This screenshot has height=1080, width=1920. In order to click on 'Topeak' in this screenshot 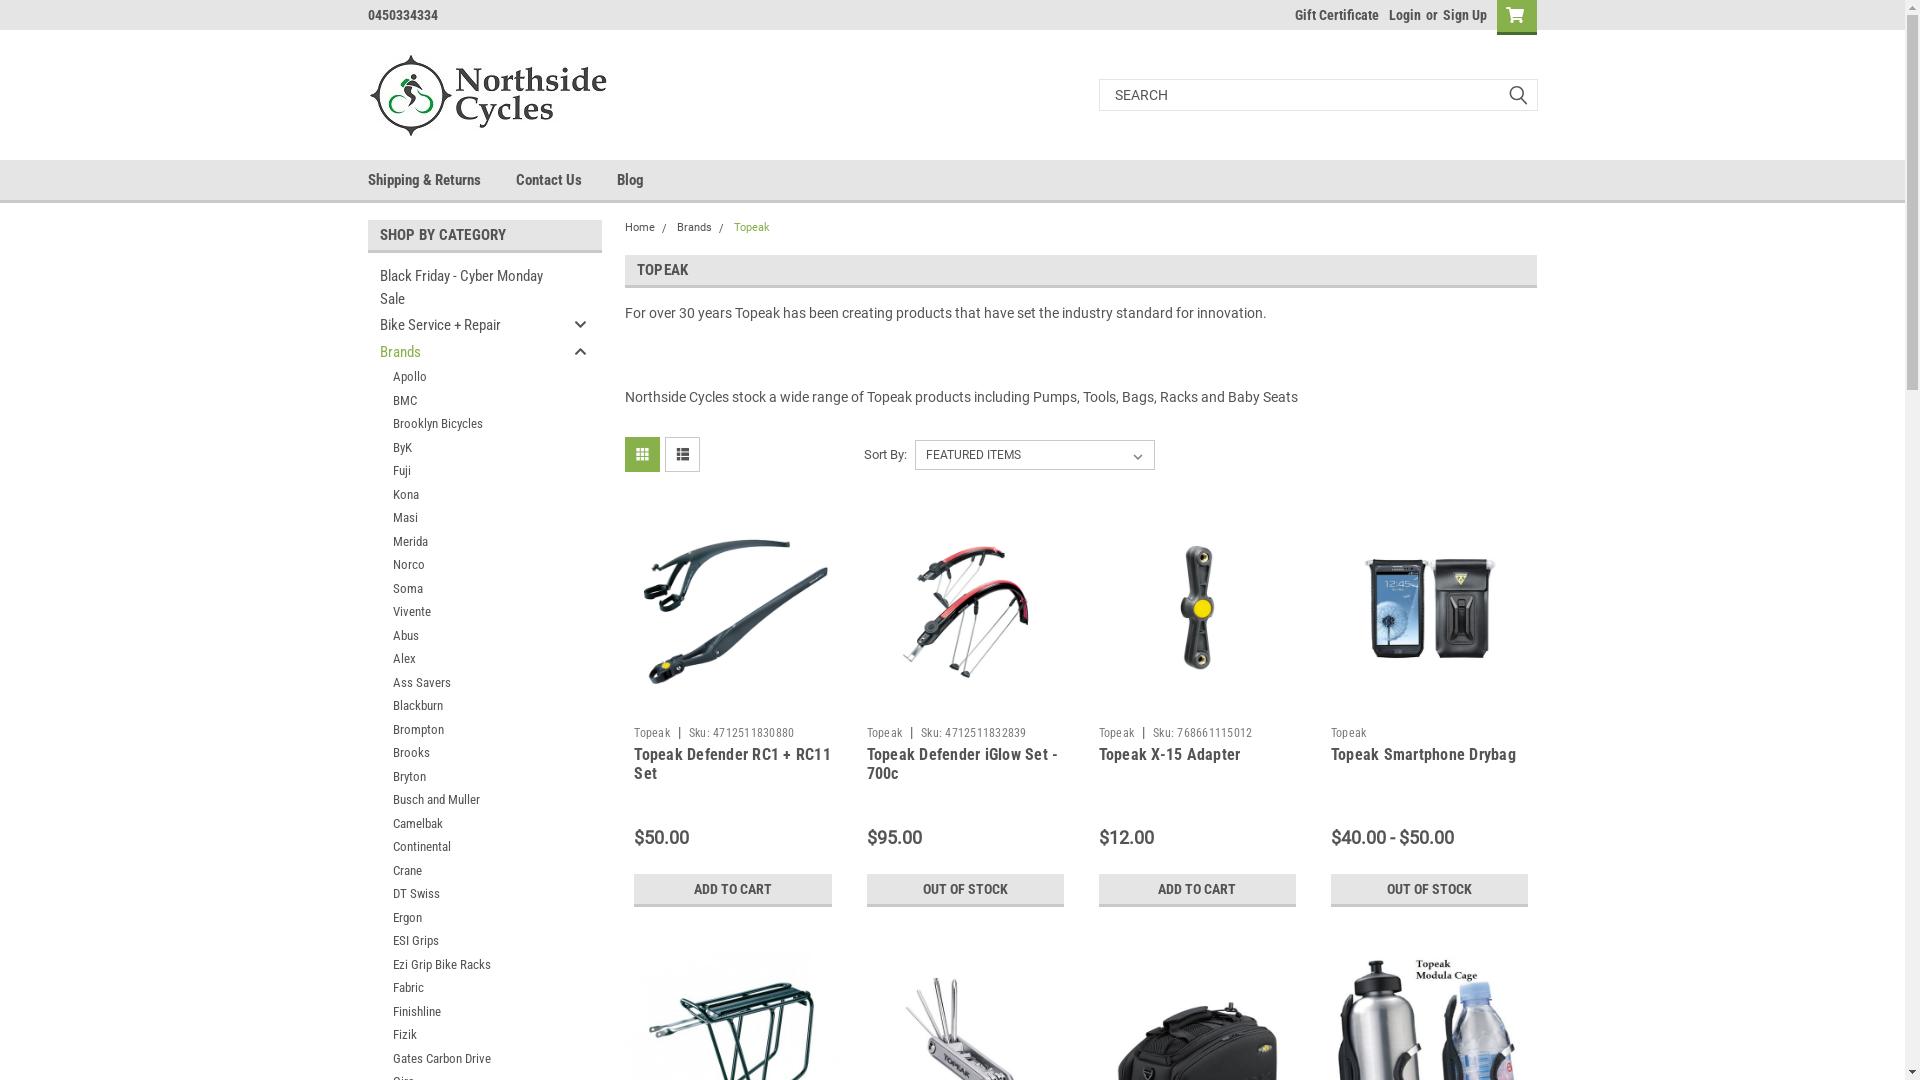, I will do `click(1348, 732)`.